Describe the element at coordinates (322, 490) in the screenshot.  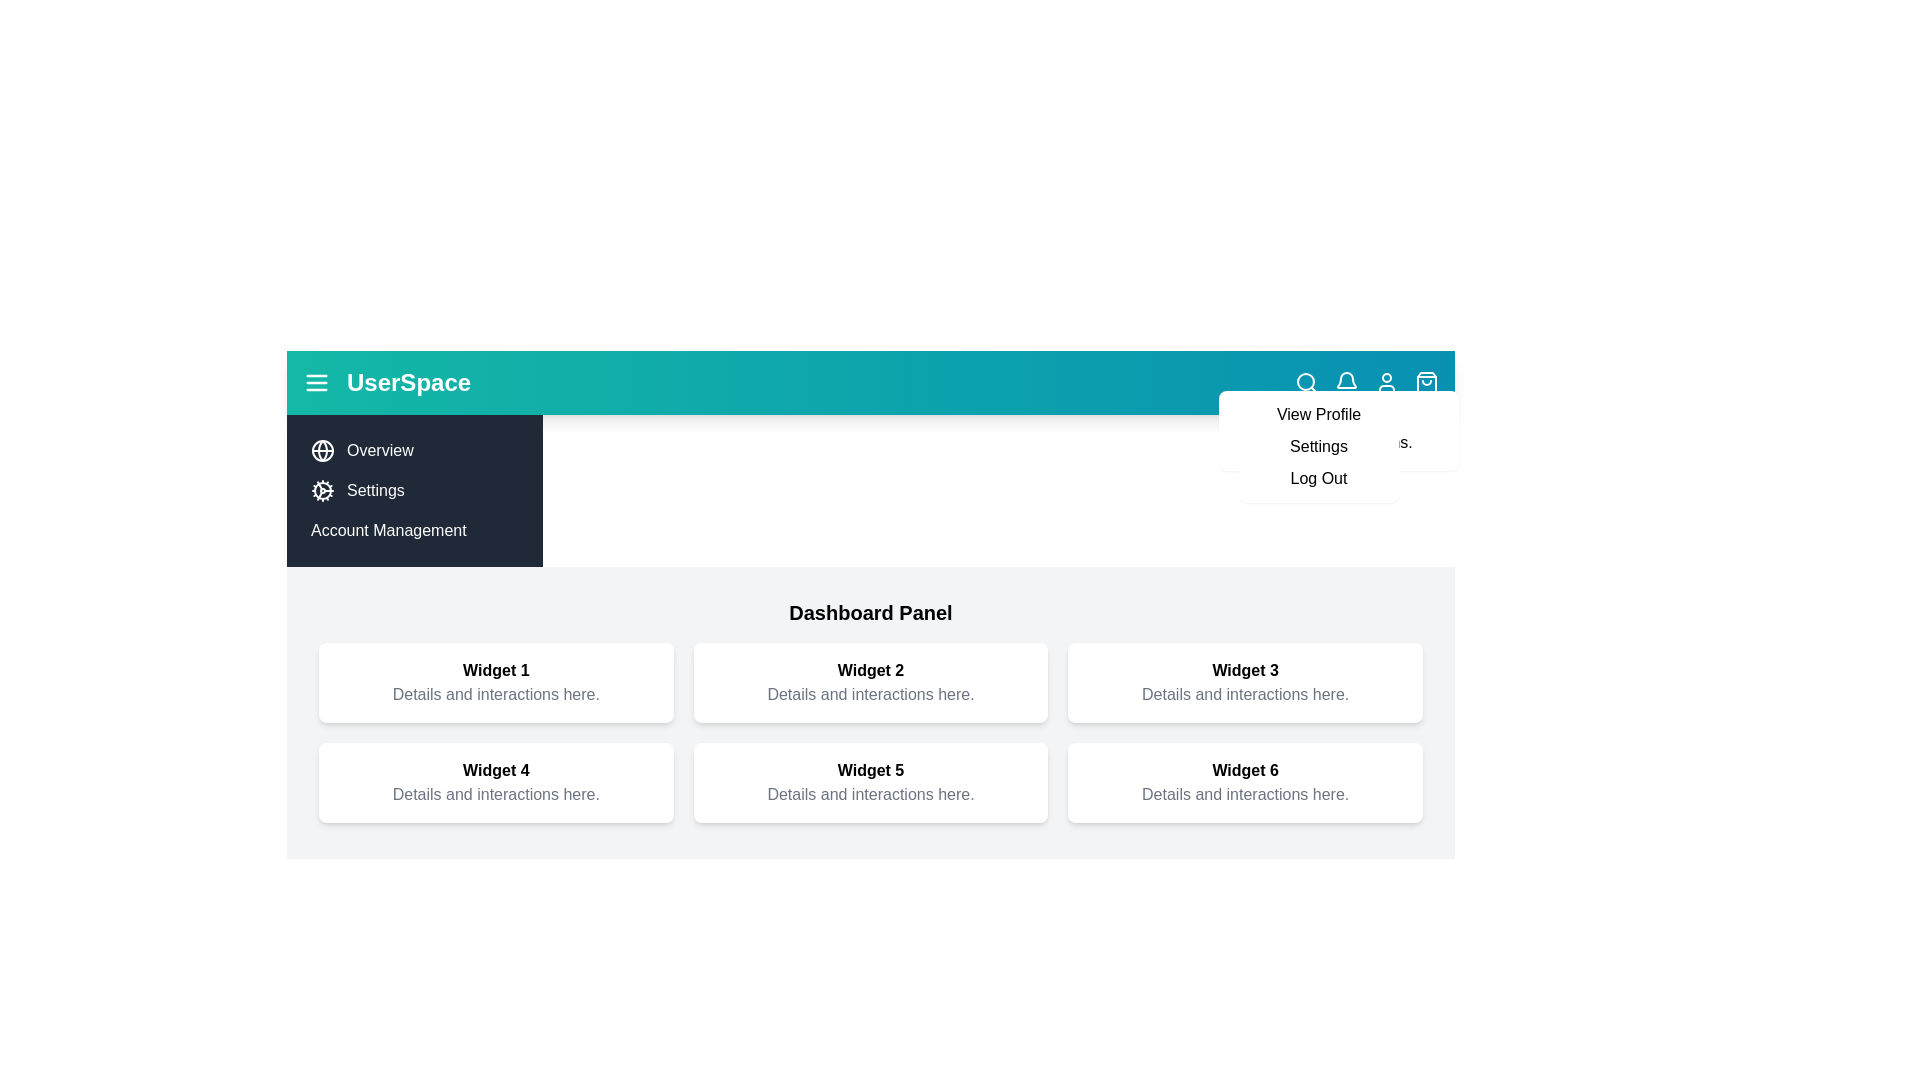
I see `the 'Settings' icon in the sidebar` at that location.